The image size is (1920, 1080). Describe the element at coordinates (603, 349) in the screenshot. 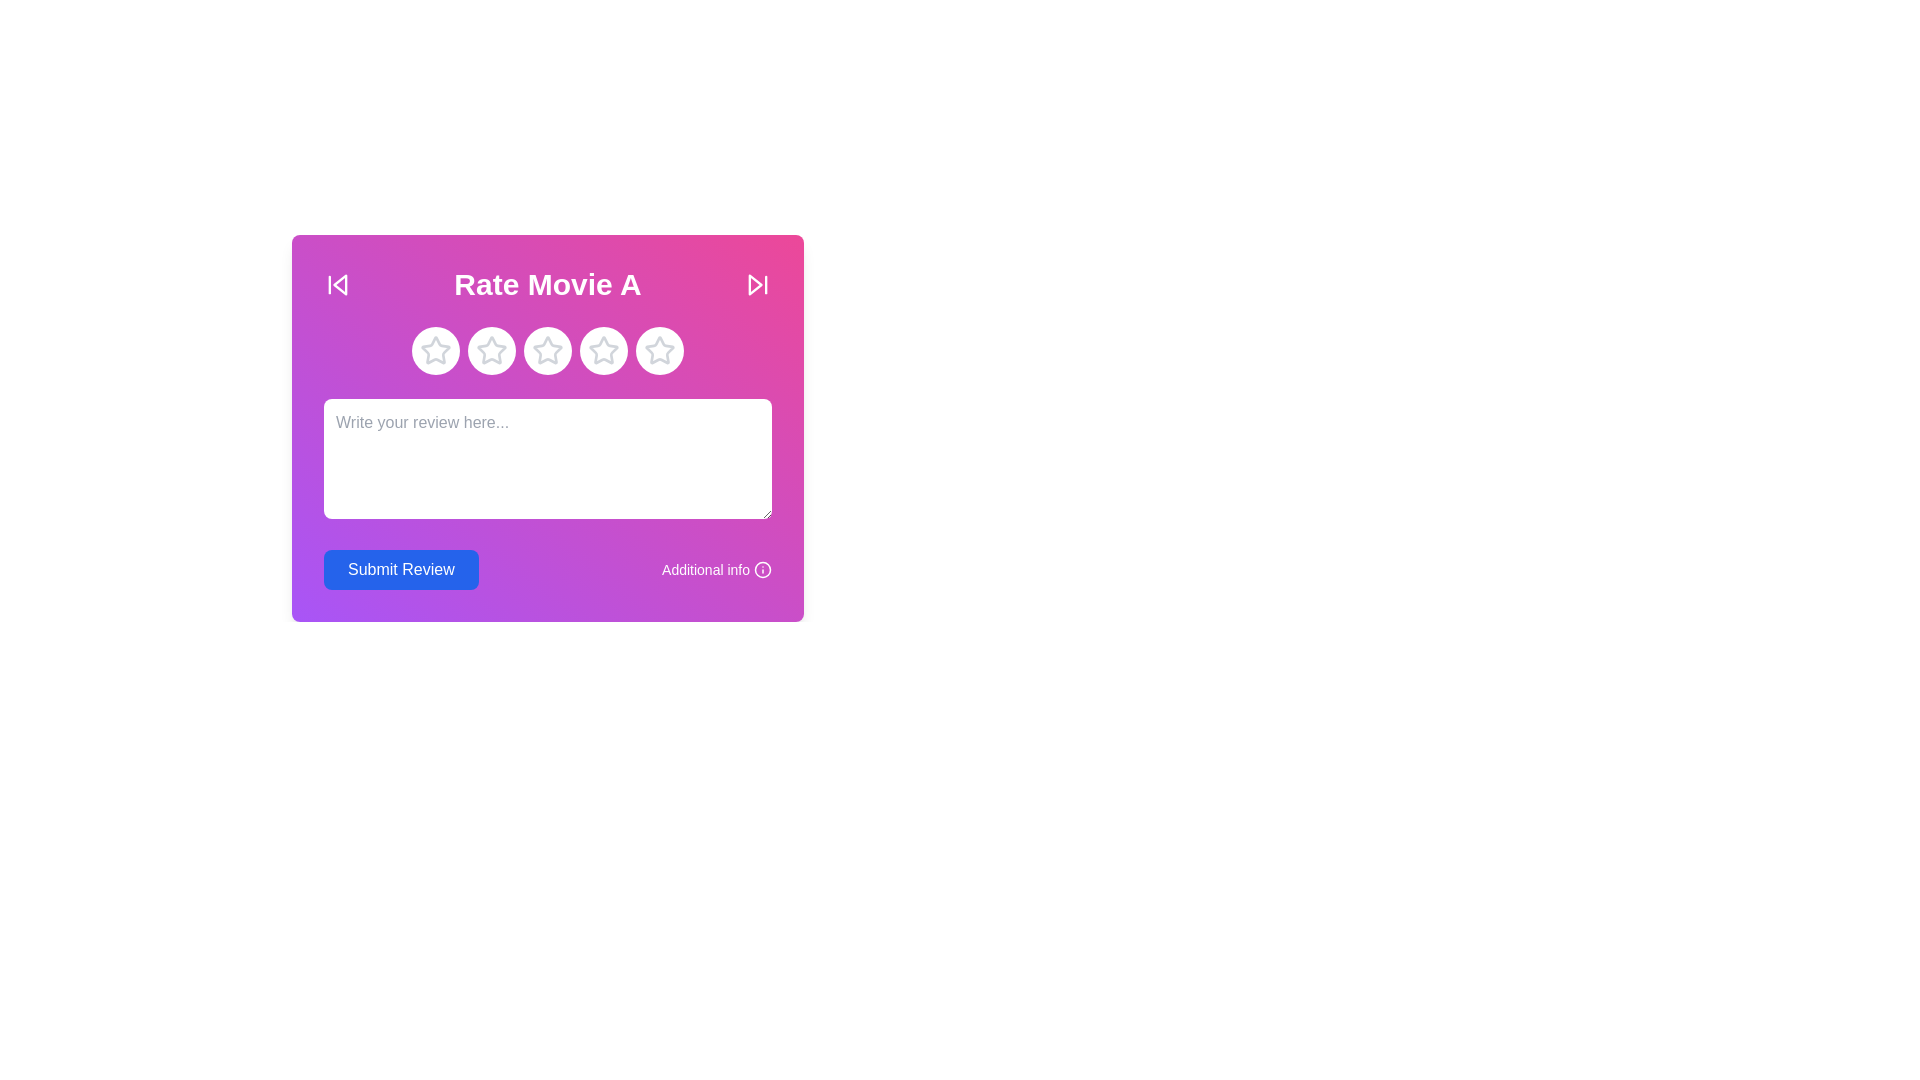

I see `the third star in the five-star rating system located below the section title 'Rate Movie A'` at that location.